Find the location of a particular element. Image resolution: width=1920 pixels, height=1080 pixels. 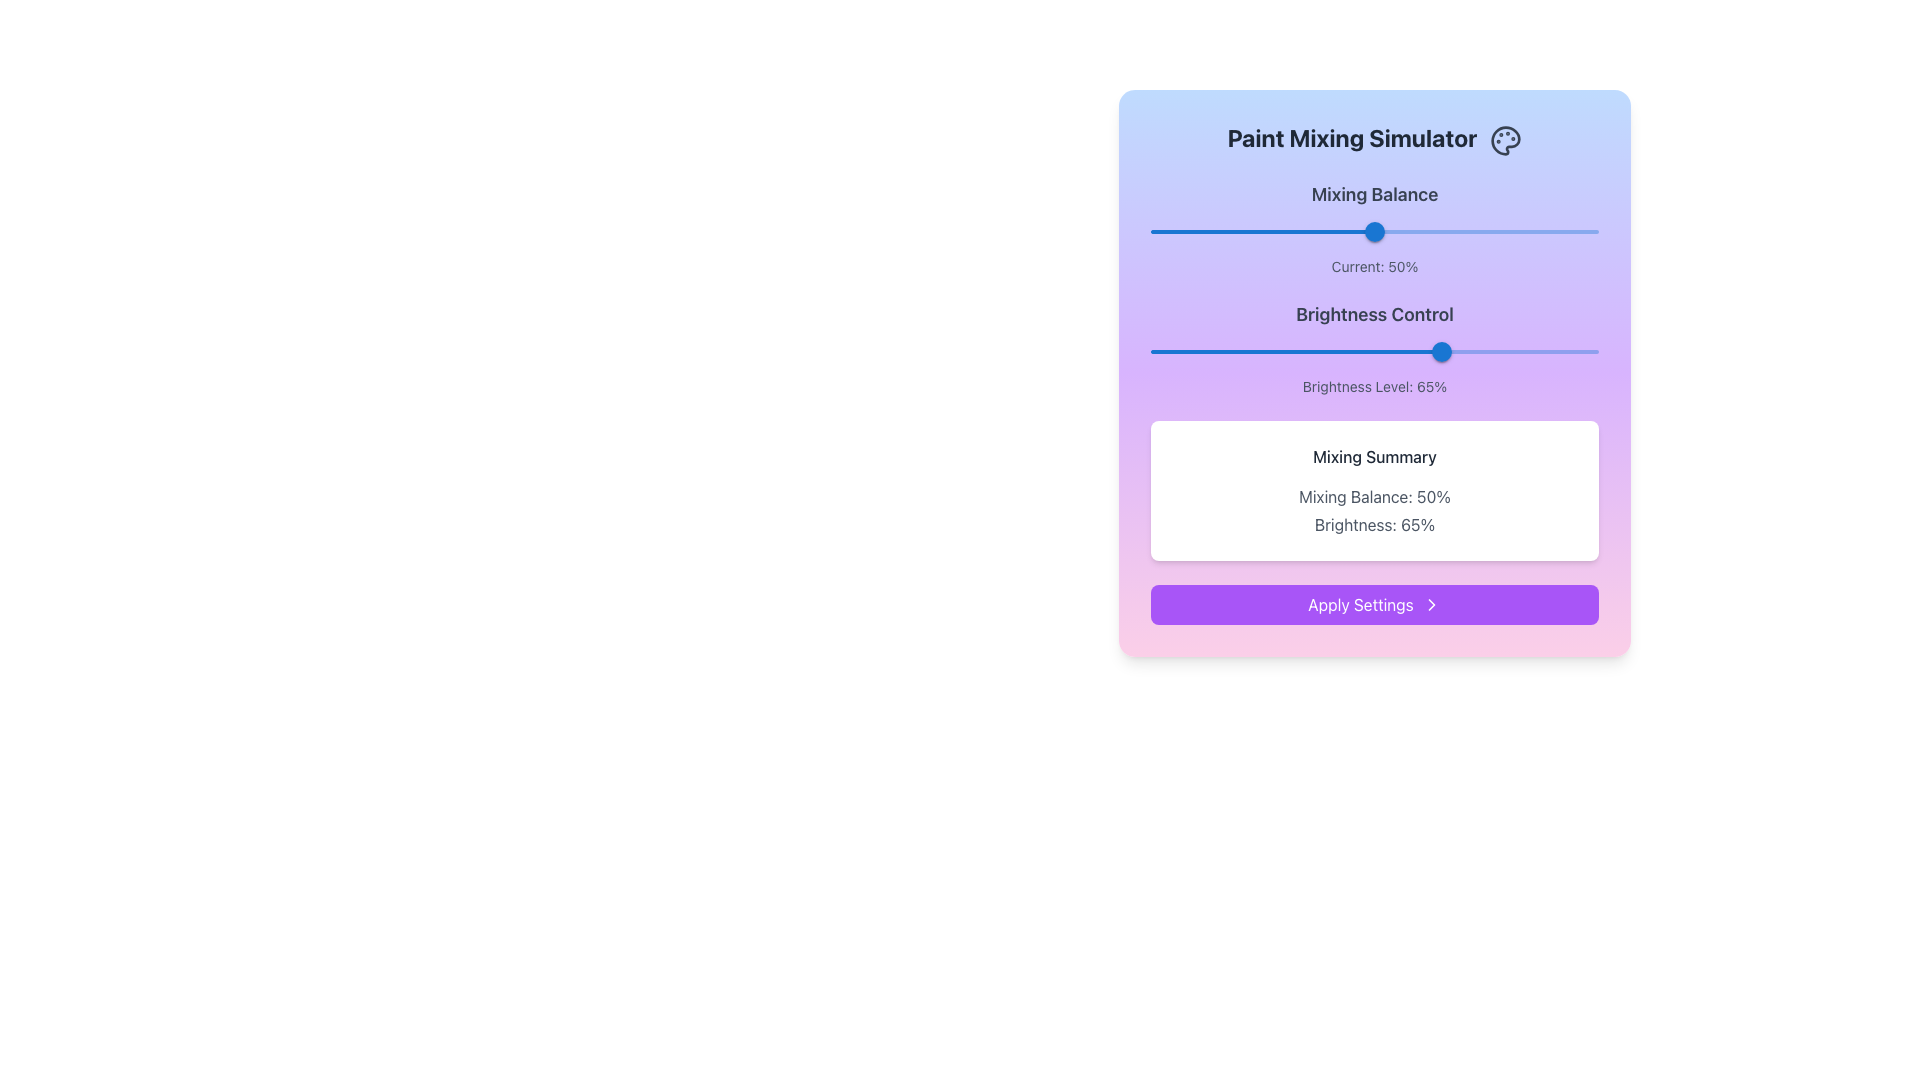

Mixing Balance is located at coordinates (1375, 230).